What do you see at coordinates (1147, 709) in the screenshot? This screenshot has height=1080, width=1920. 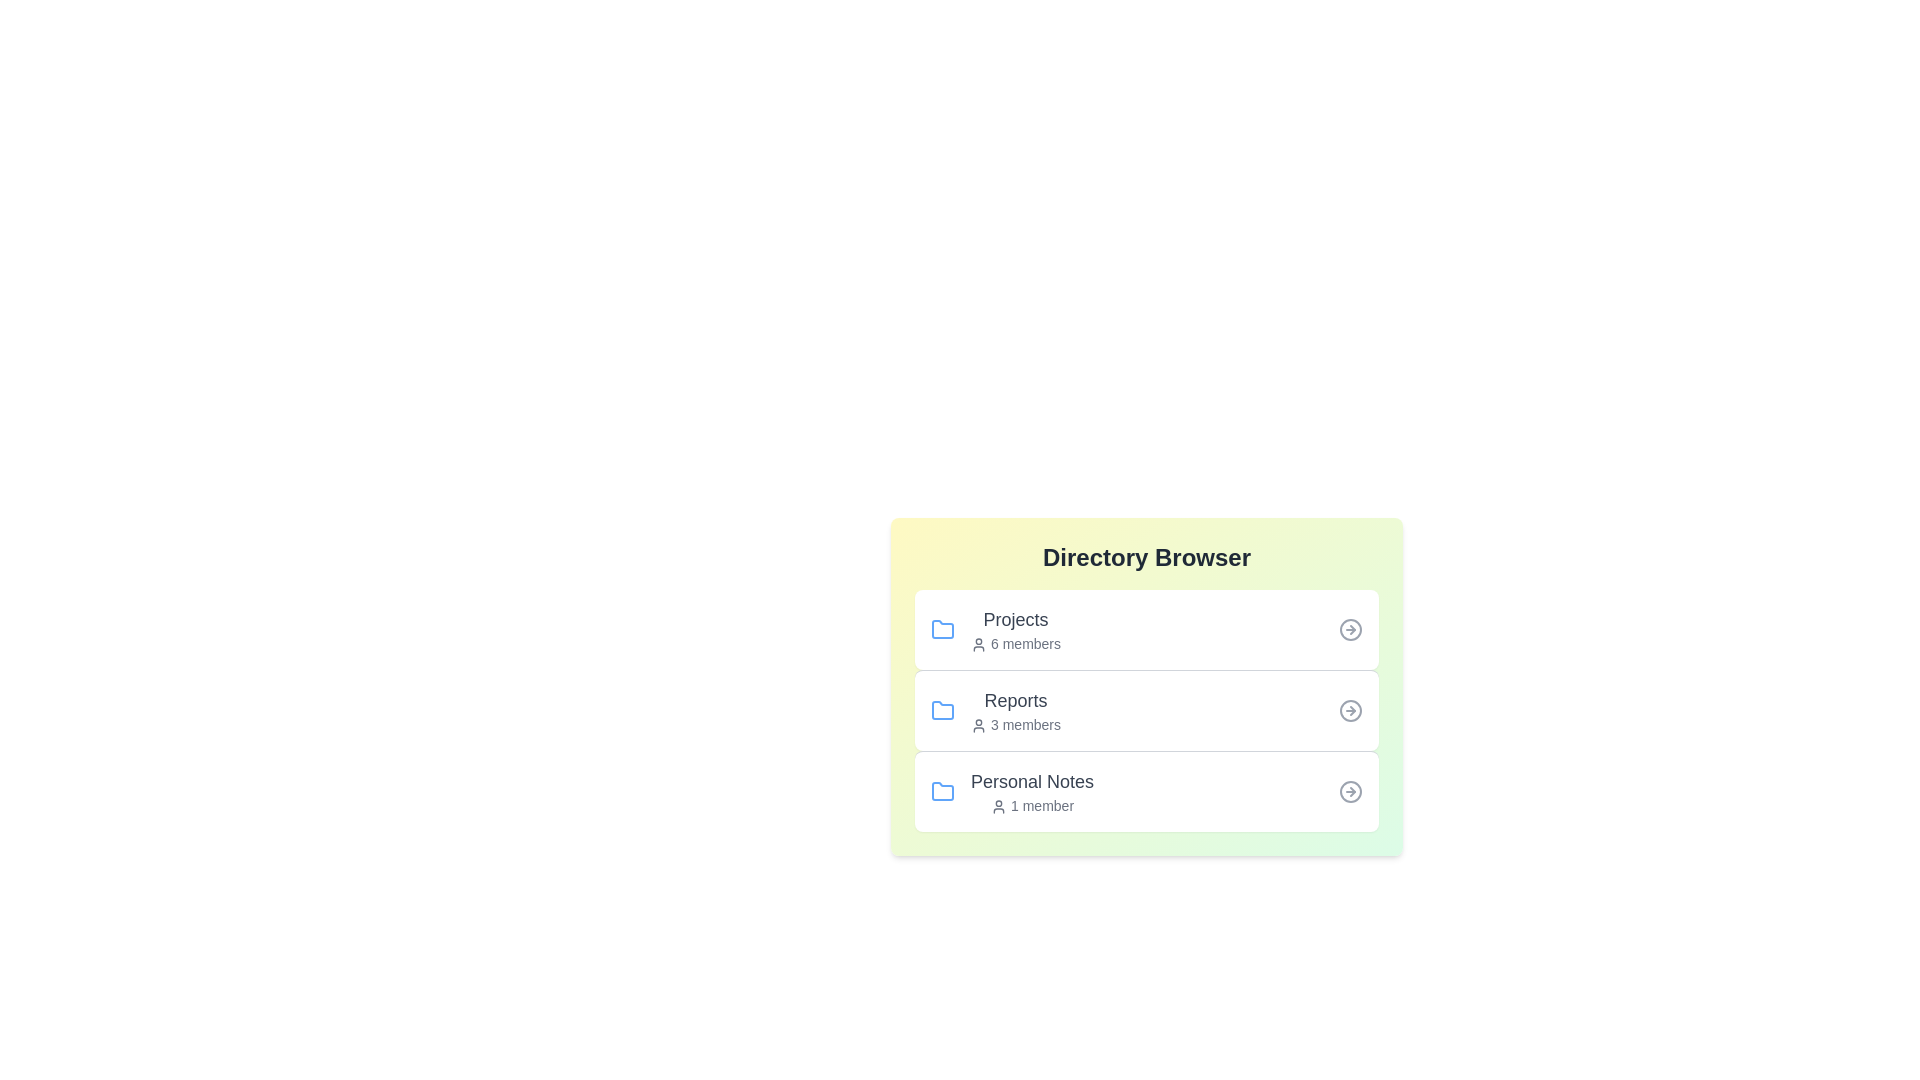 I see `the directory Reports by clicking on its list item` at bounding box center [1147, 709].